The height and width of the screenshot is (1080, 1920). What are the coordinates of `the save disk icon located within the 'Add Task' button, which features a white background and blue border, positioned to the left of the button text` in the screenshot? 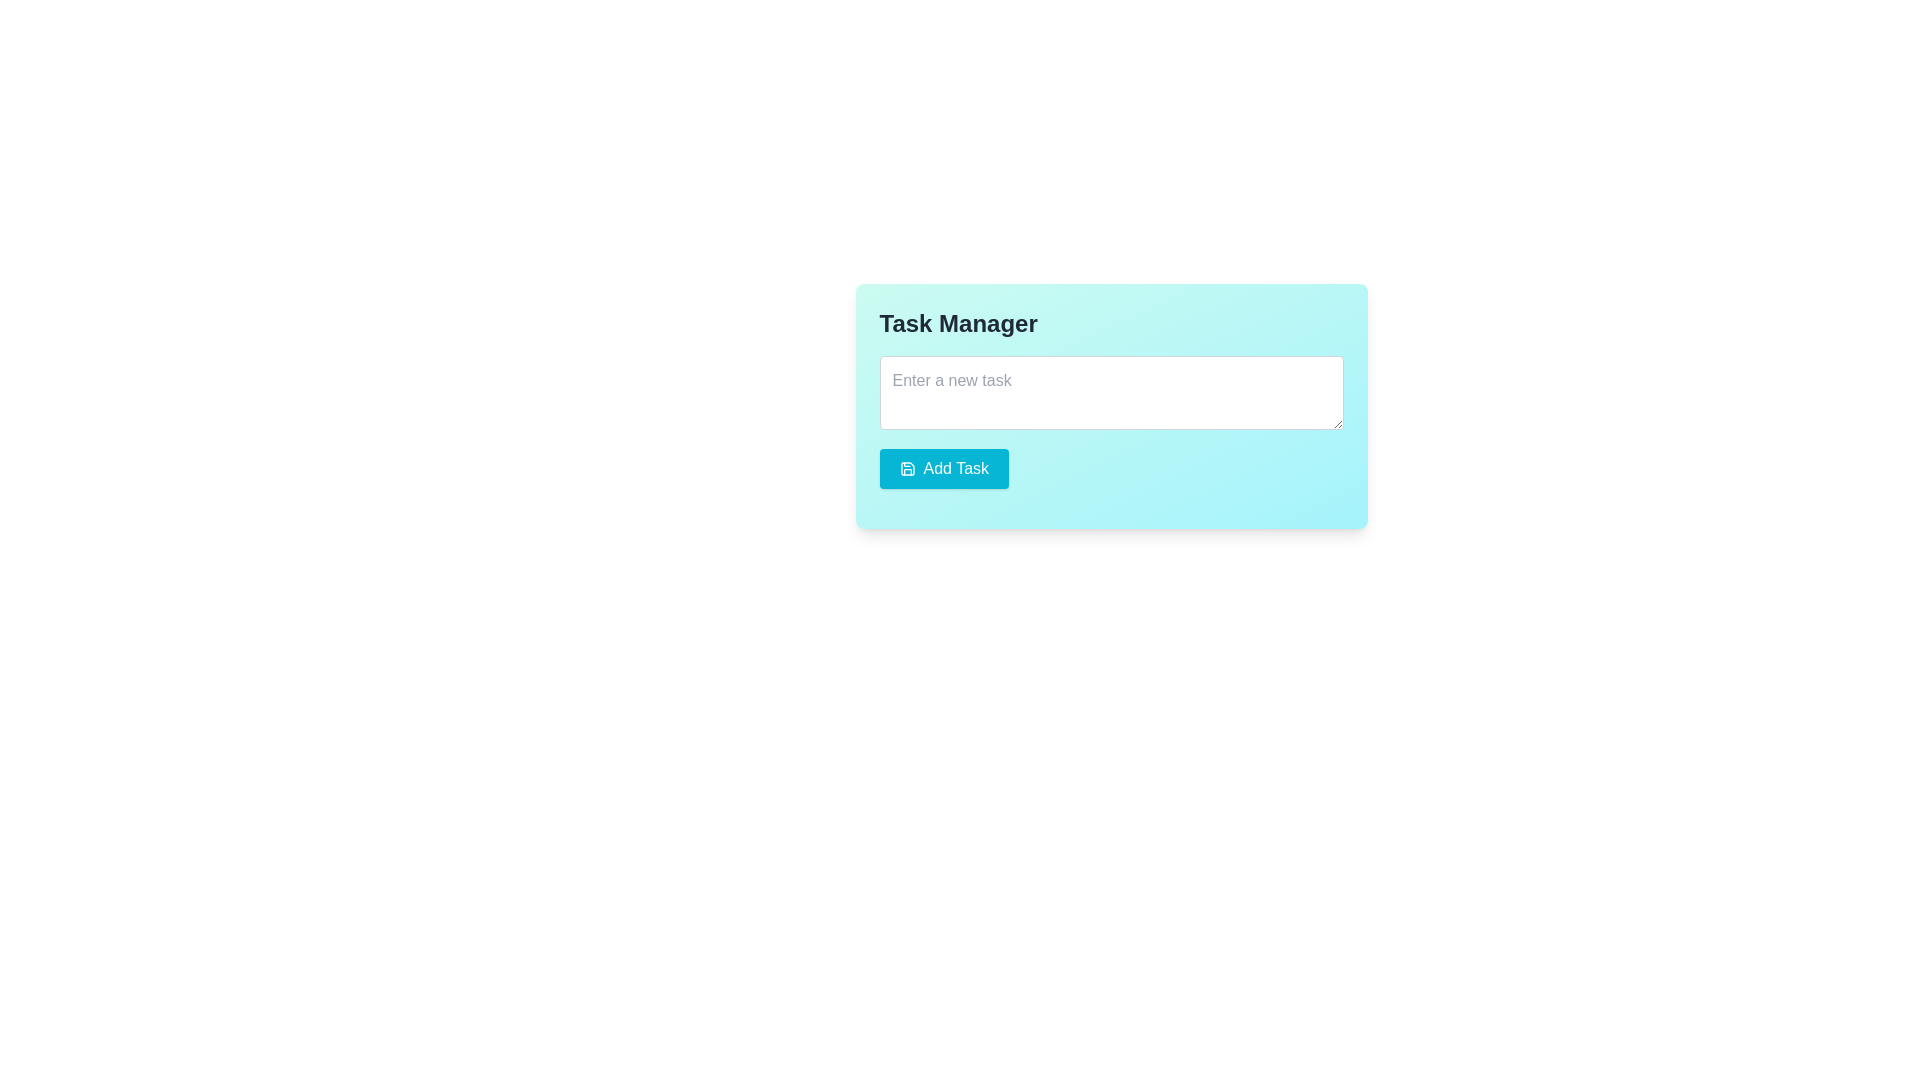 It's located at (906, 469).